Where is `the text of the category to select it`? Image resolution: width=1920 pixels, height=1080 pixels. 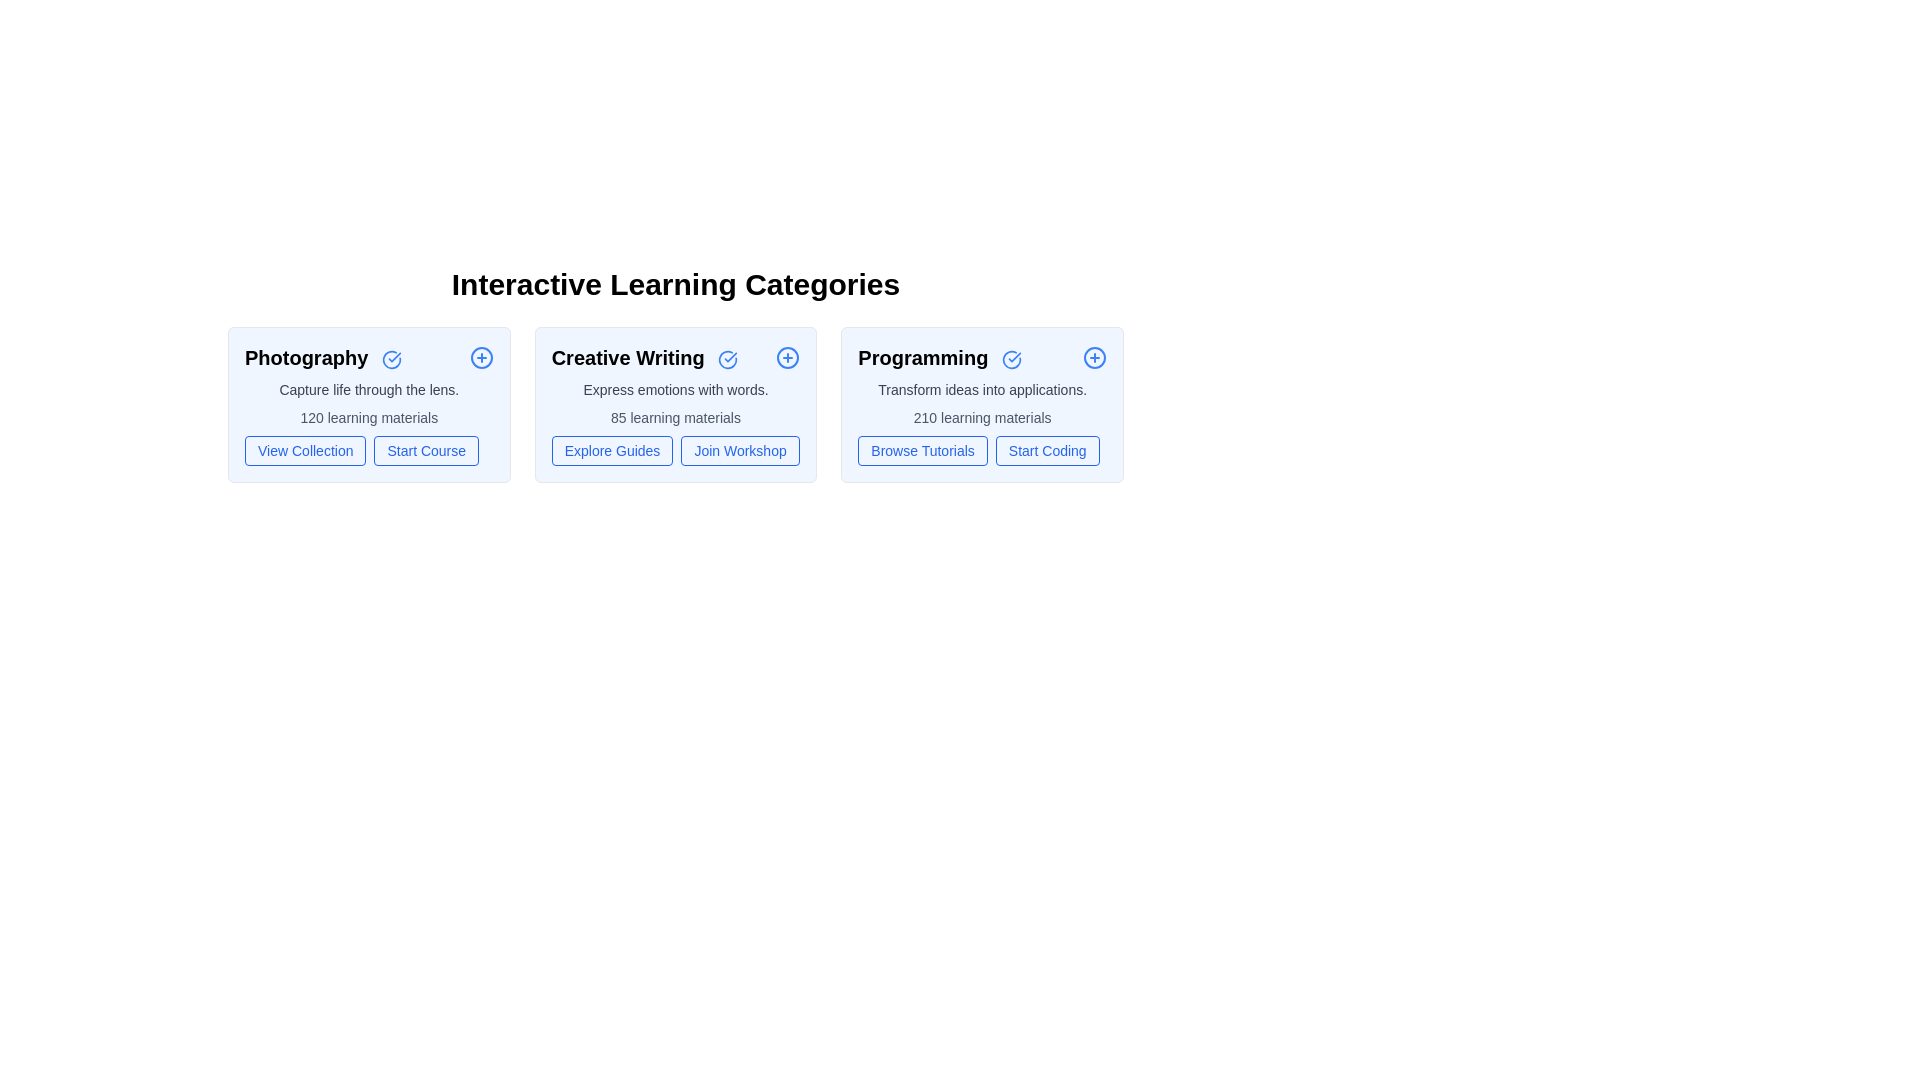
the text of the category to select it is located at coordinates (322, 357).